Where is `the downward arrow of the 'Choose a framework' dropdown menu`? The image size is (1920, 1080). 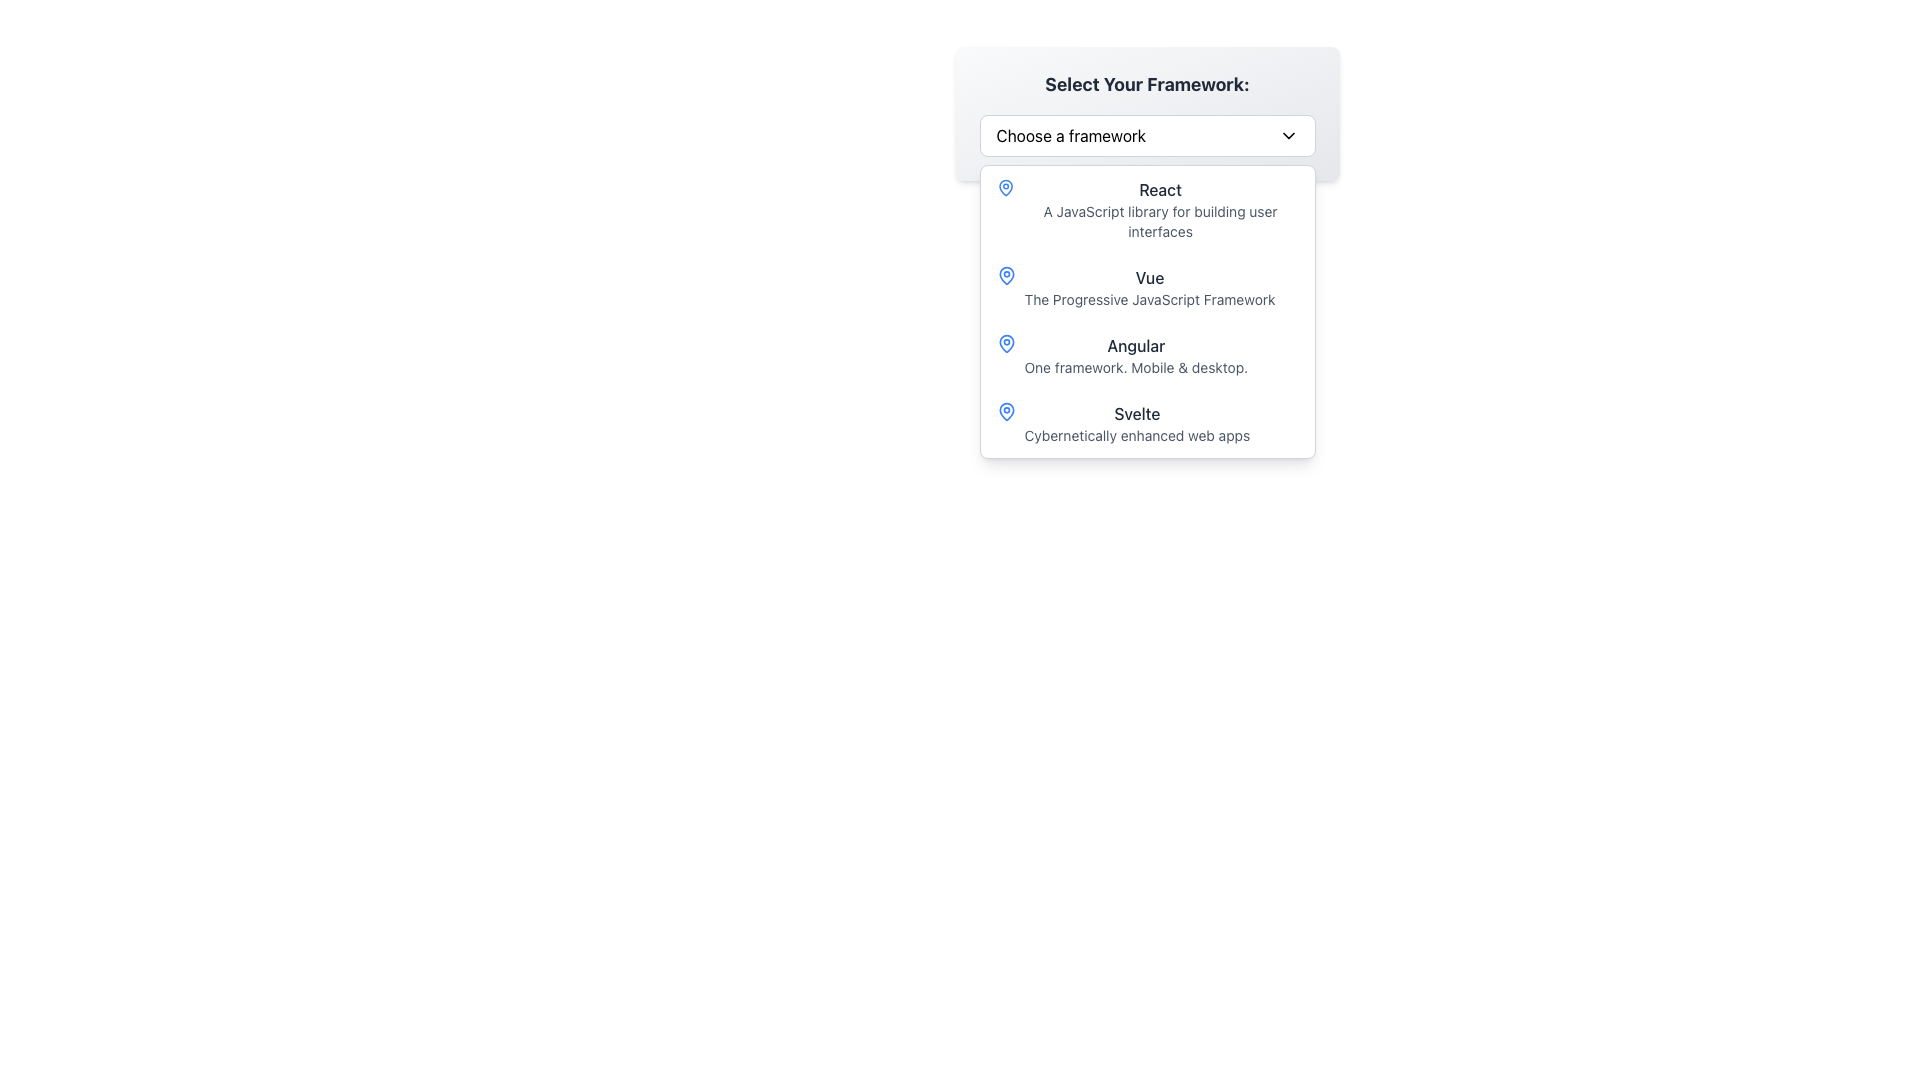
the downward arrow of the 'Choose a framework' dropdown menu is located at coordinates (1147, 135).